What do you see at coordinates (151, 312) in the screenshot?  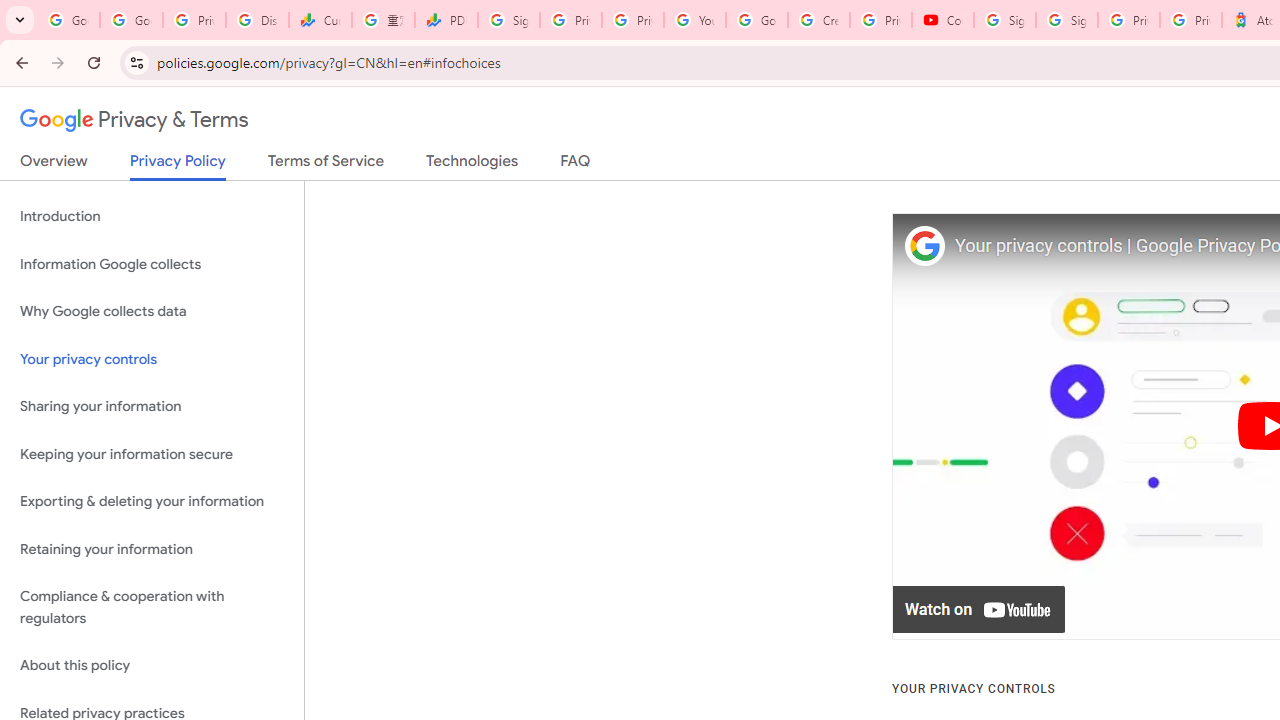 I see `'Why Google collects data'` at bounding box center [151, 312].